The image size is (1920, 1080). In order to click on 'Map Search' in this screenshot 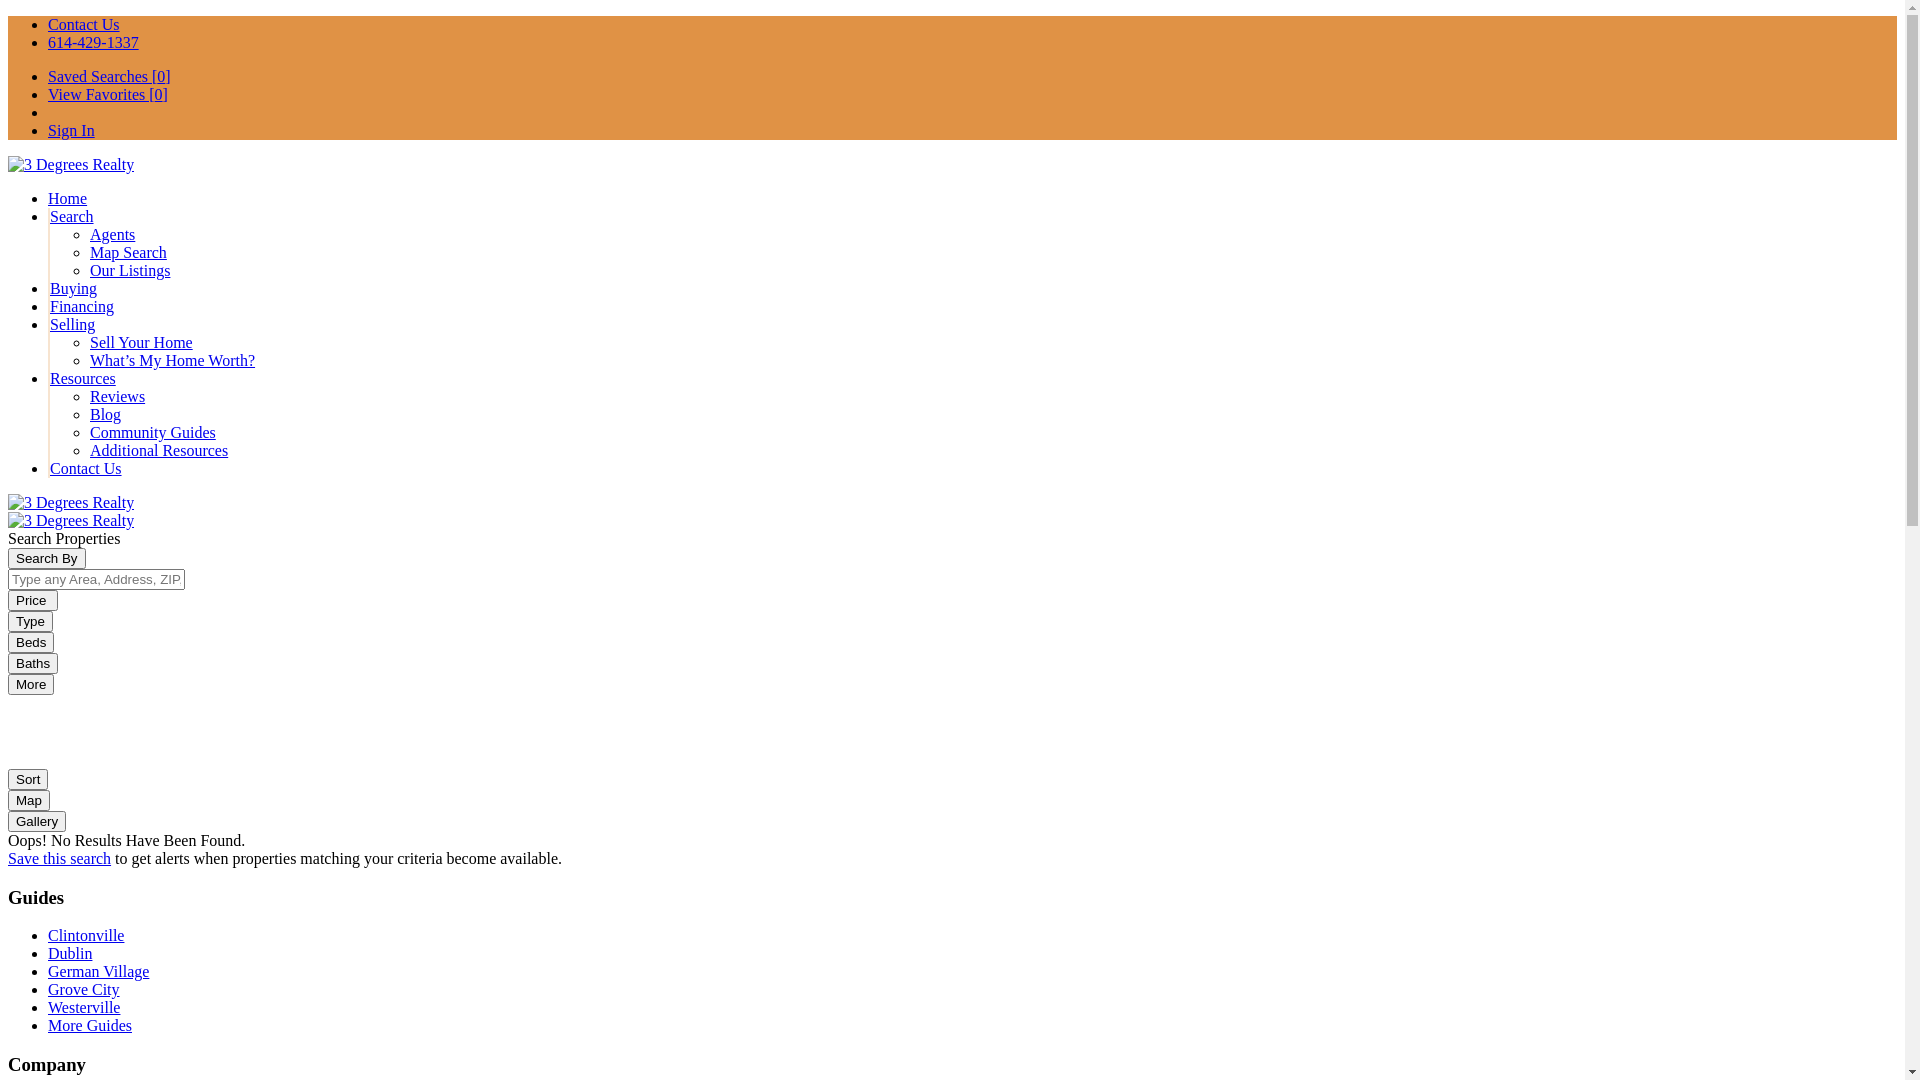, I will do `click(127, 251)`.